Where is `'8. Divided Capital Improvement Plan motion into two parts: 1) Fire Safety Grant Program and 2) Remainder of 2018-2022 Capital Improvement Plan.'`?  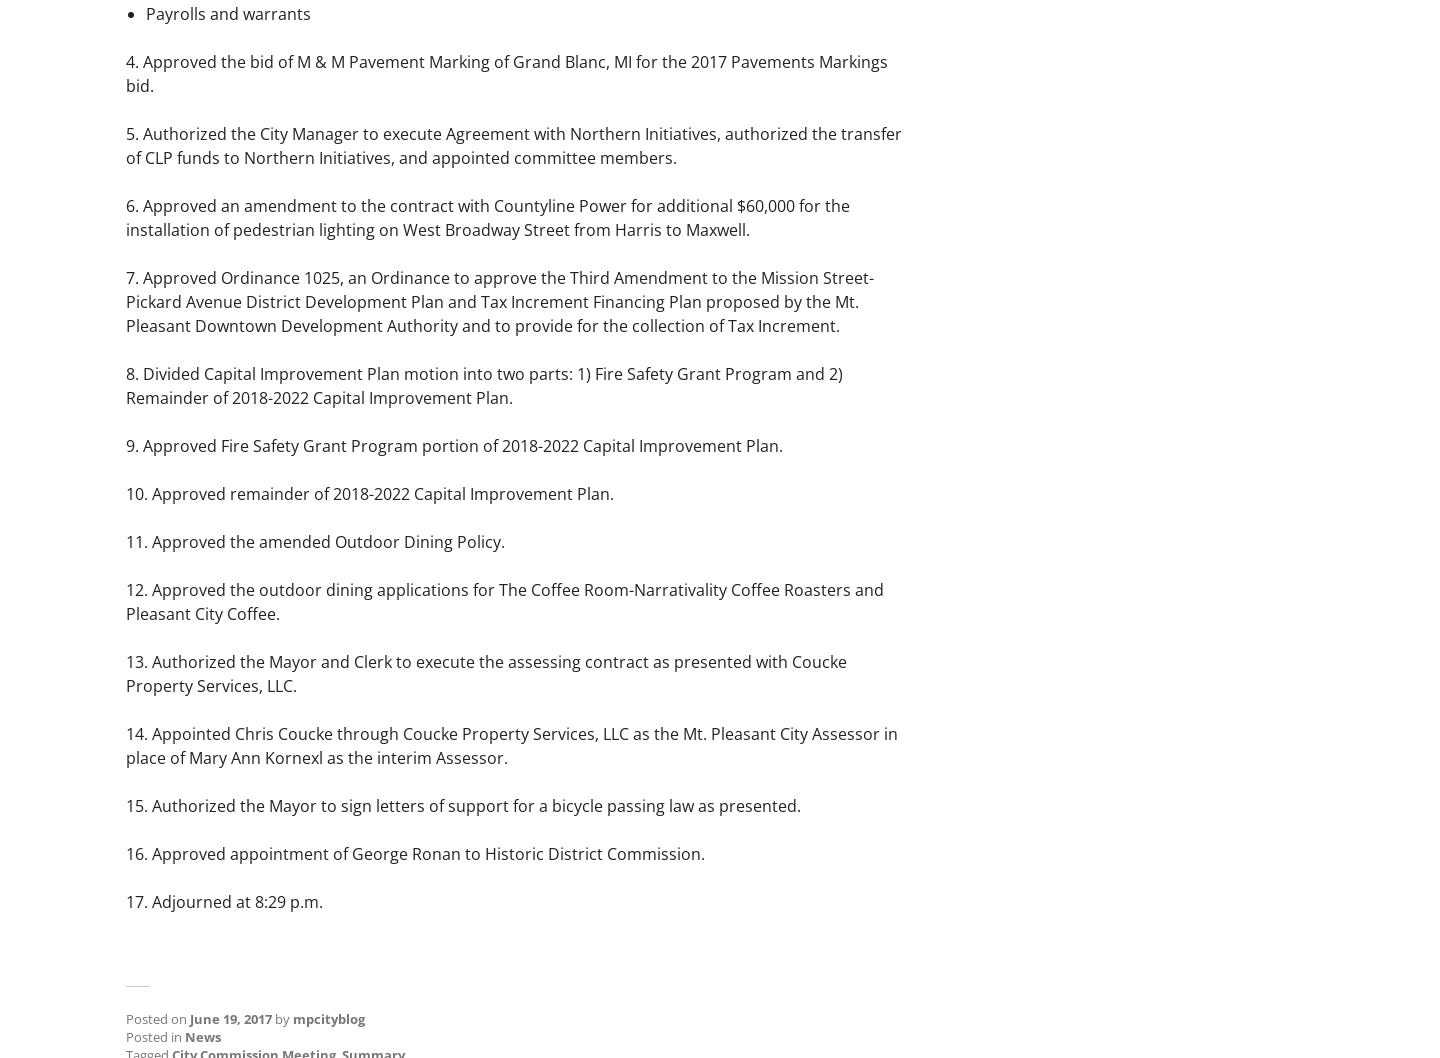 '8. Divided Capital Improvement Plan motion into two parts: 1) Fire Safety Grant Program and 2) Remainder of 2018-2022 Capital Improvement Plan.' is located at coordinates (483, 385).